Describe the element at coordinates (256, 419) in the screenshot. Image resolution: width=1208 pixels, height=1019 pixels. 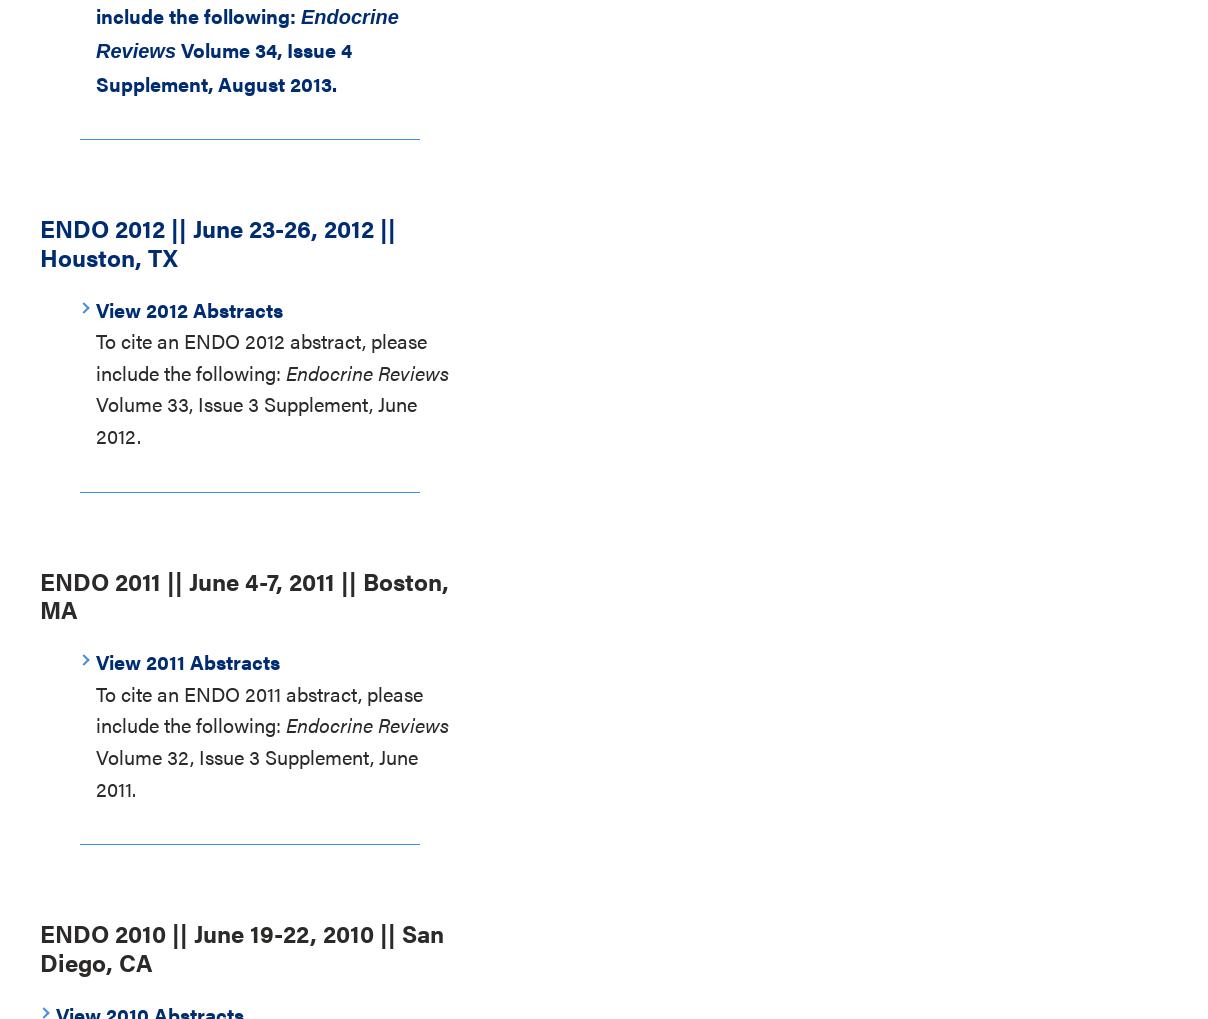
I see `'Volume 33, Issue 3 Supplement, June 2012.'` at that location.